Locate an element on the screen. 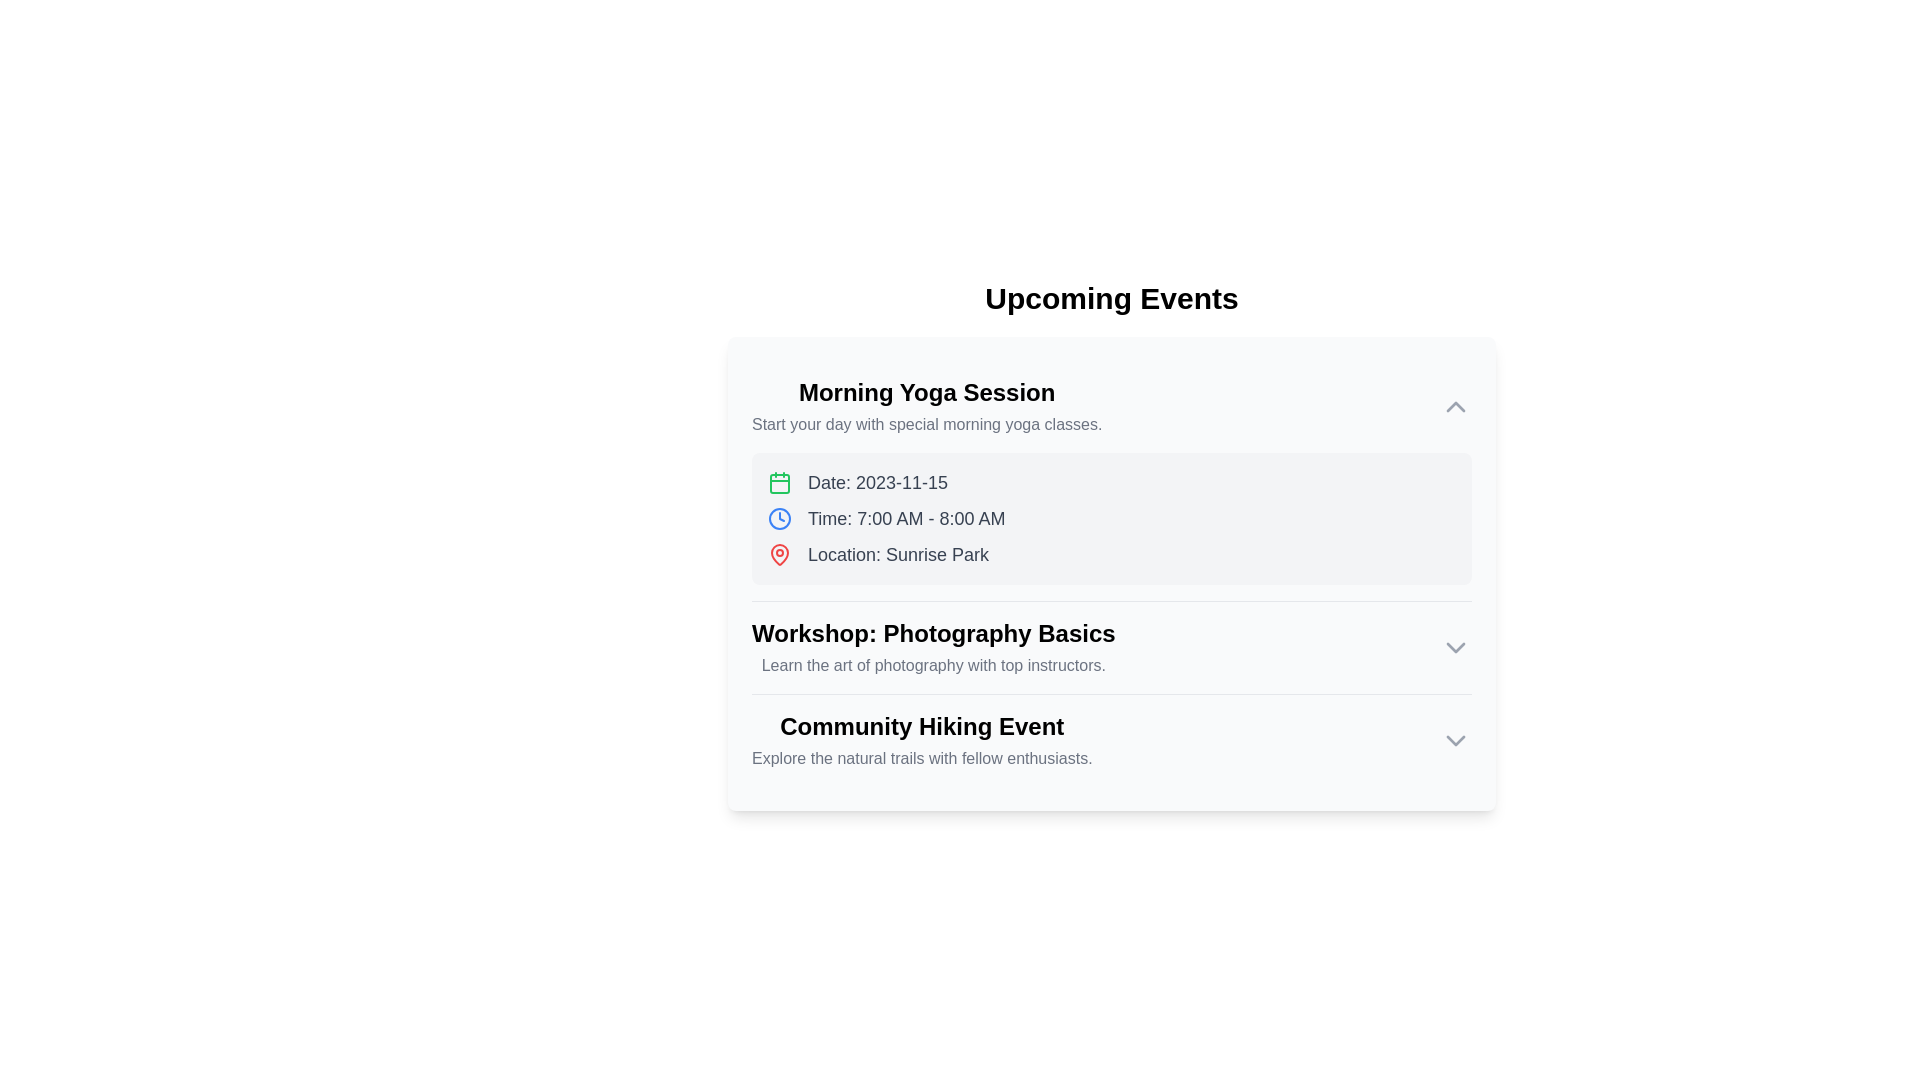  the main rectangular segment of the calendar icon located in the top-left segment of the 'Morning Yoga Session' section, which represents the date field under the 'Date: 2023-11-15' label is located at coordinates (778, 483).